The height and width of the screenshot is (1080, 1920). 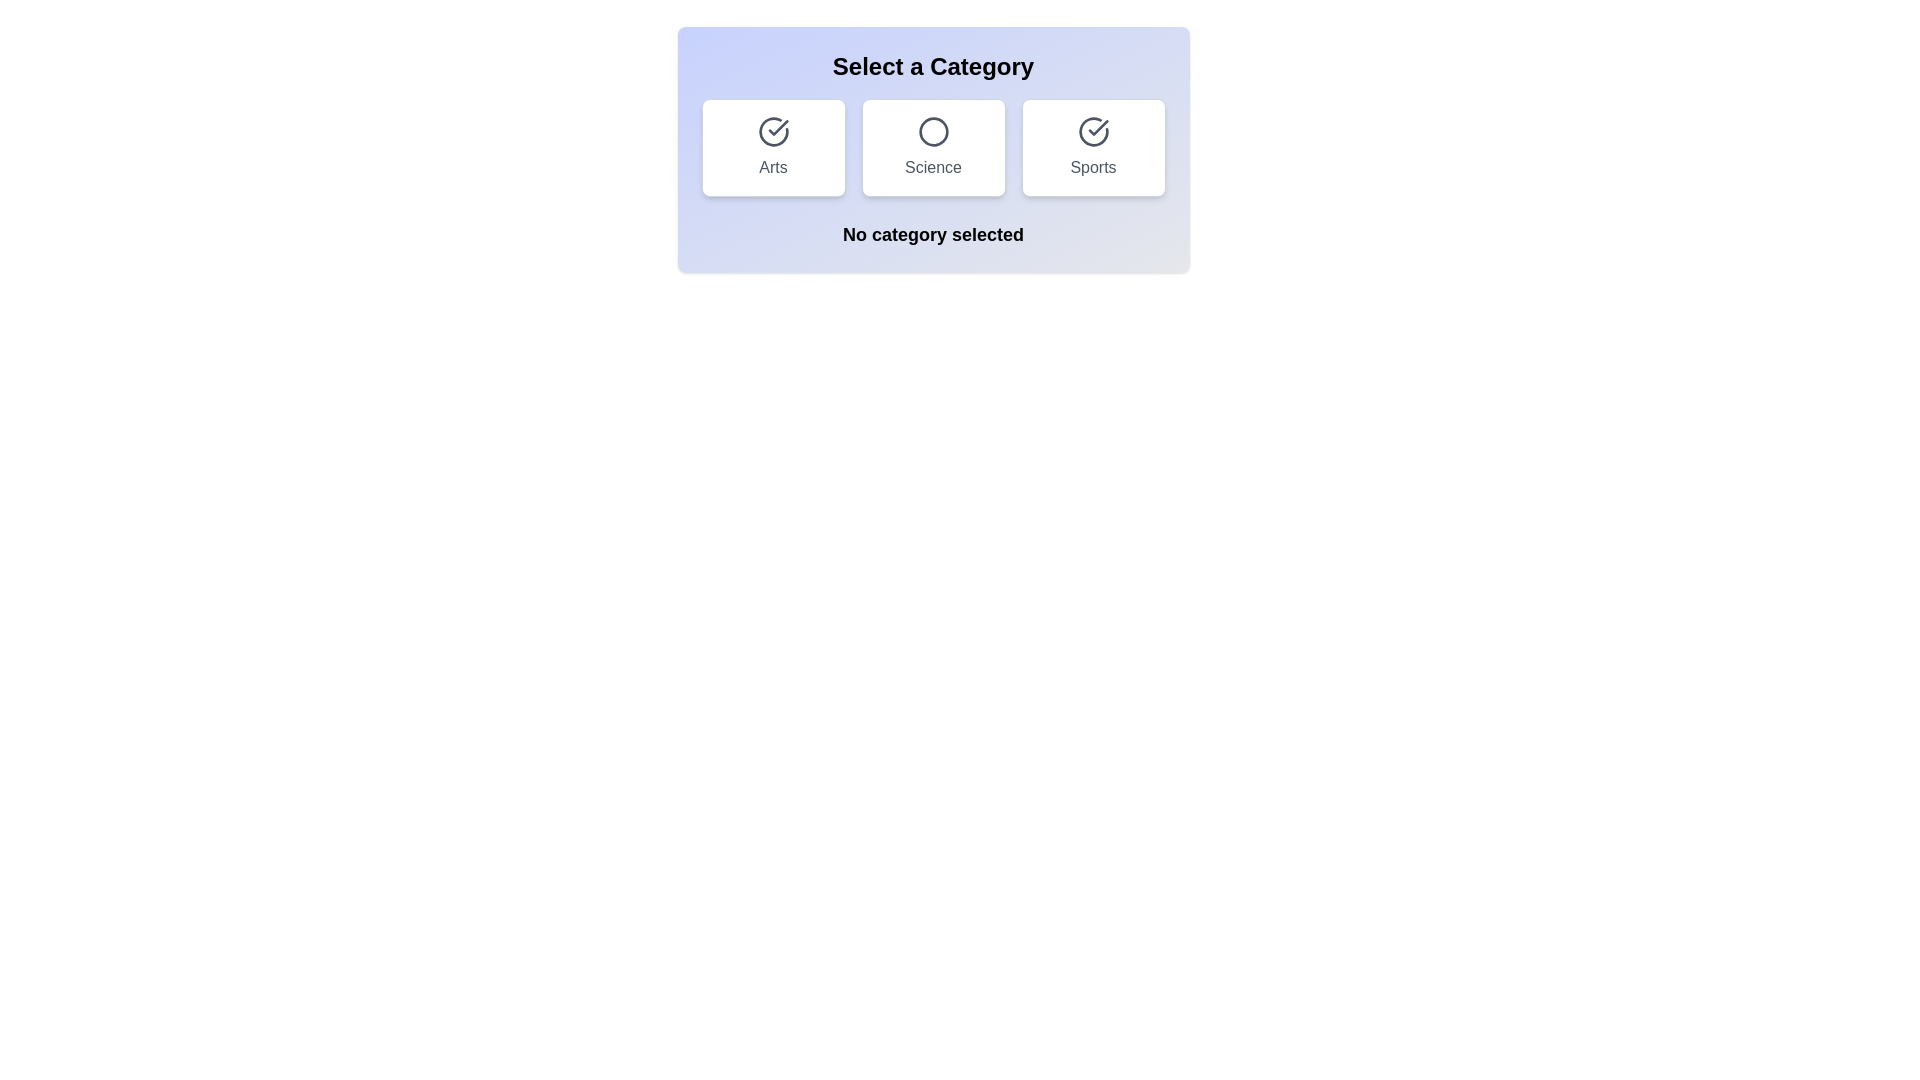 I want to click on the rectangular button labeled 'Sports', which has a white background and a checkmark icon above the label, so click(x=1092, y=146).